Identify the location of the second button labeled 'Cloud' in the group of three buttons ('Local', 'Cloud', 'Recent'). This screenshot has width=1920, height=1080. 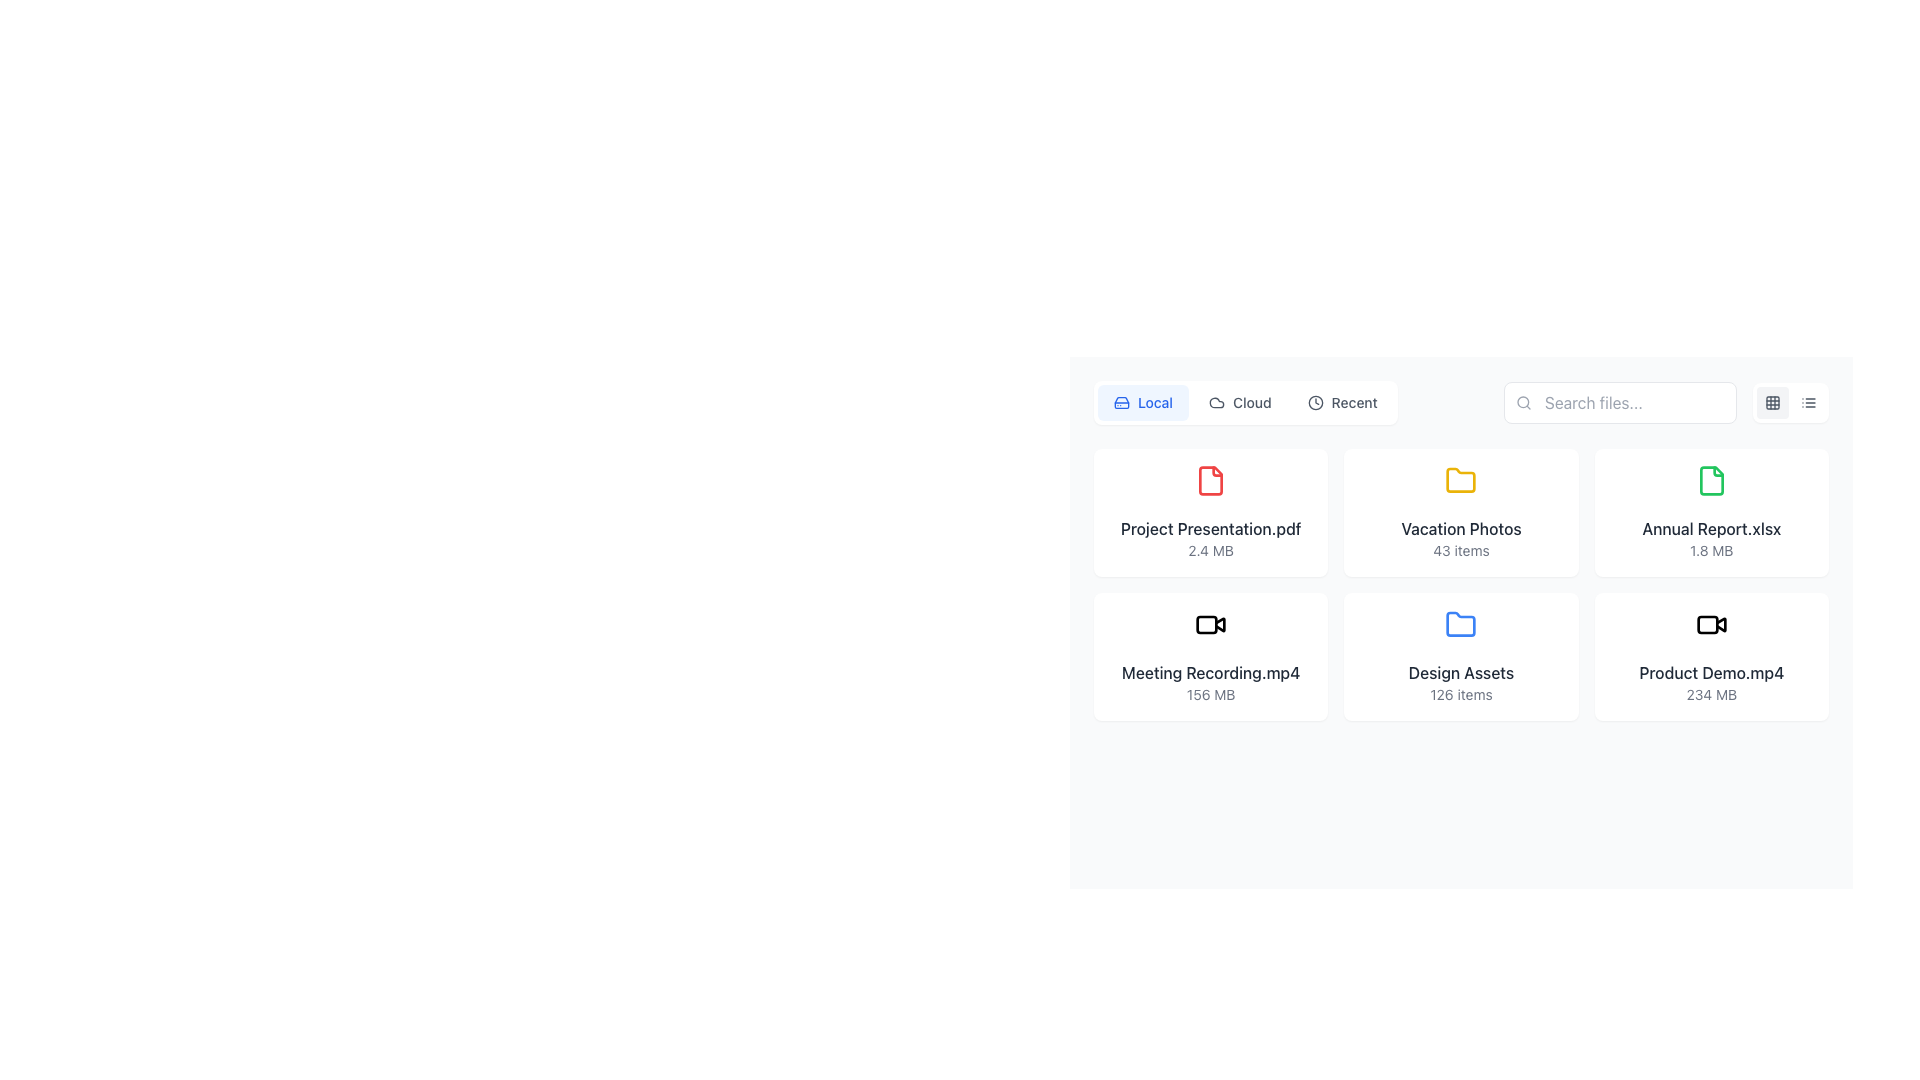
(1239, 402).